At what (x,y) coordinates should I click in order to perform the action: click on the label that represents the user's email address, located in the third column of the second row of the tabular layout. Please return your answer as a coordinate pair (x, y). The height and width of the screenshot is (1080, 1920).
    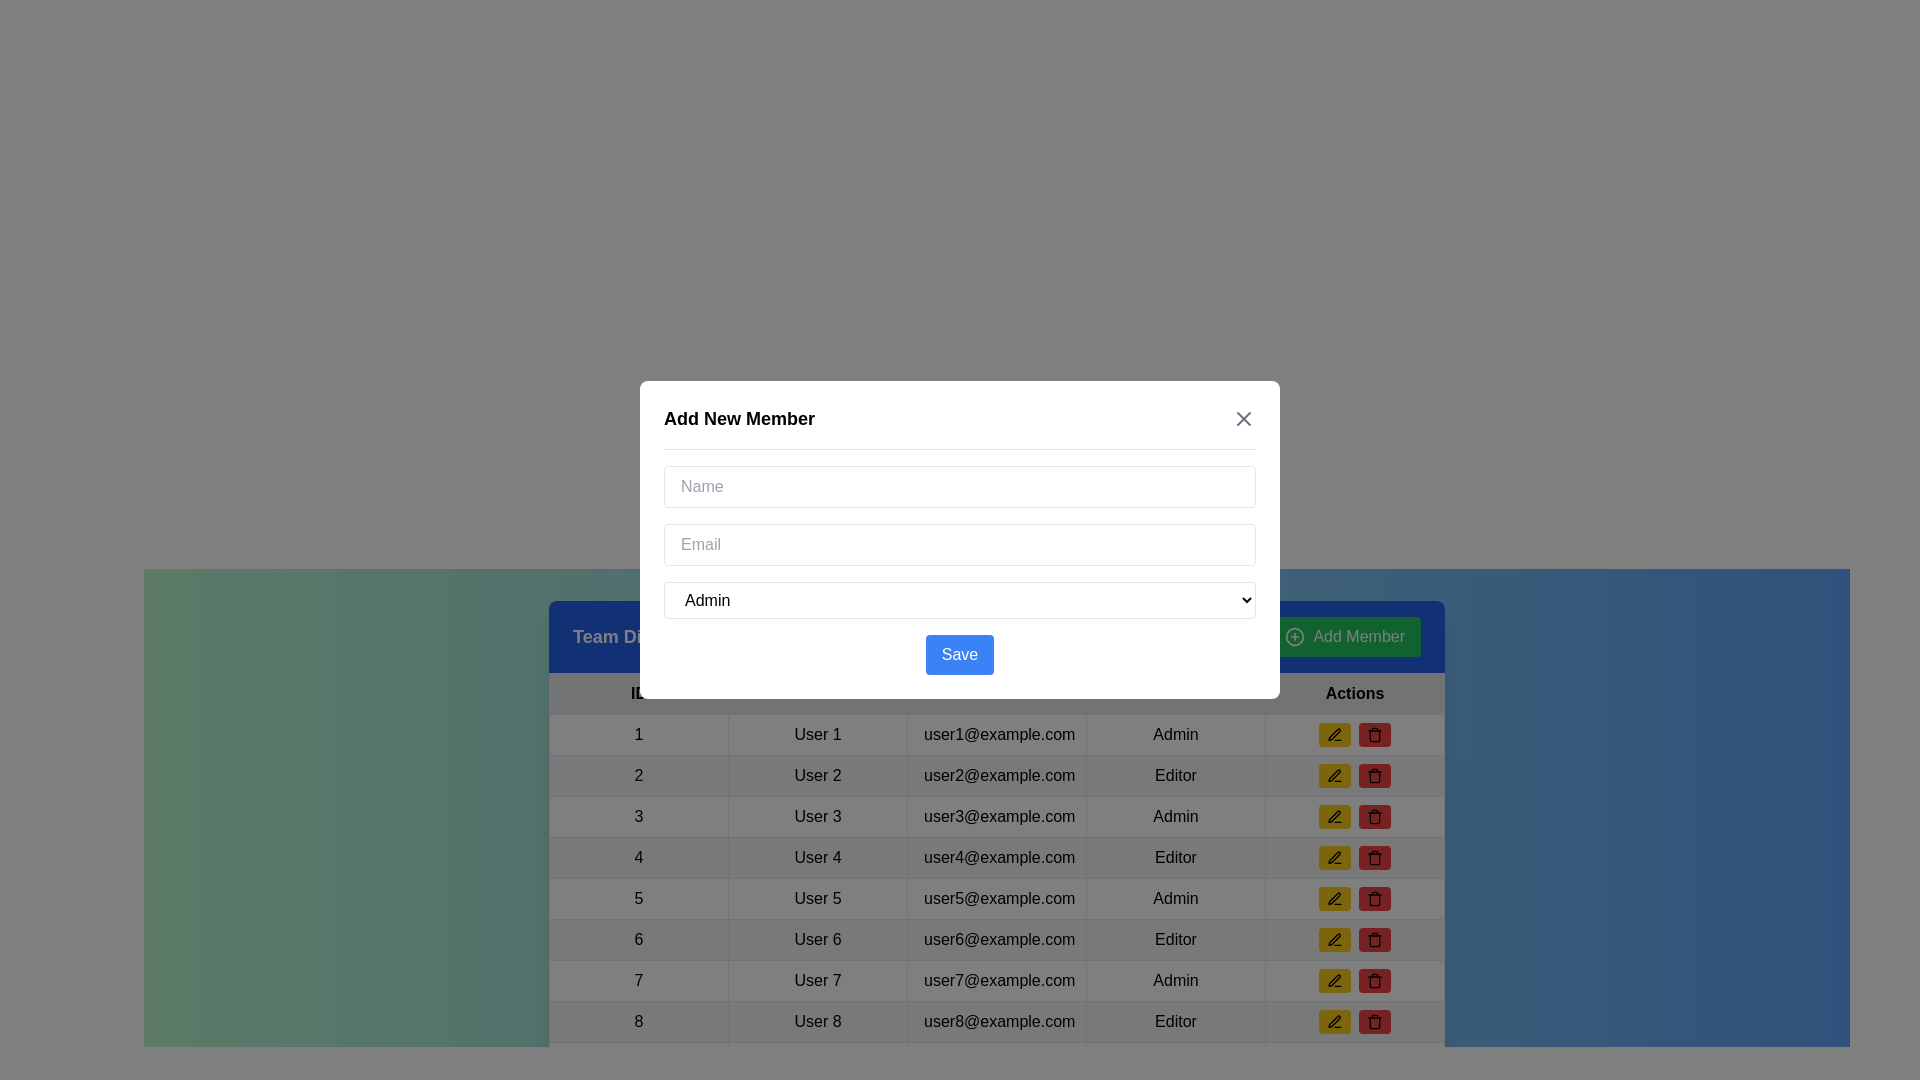
    Looking at the image, I should click on (997, 774).